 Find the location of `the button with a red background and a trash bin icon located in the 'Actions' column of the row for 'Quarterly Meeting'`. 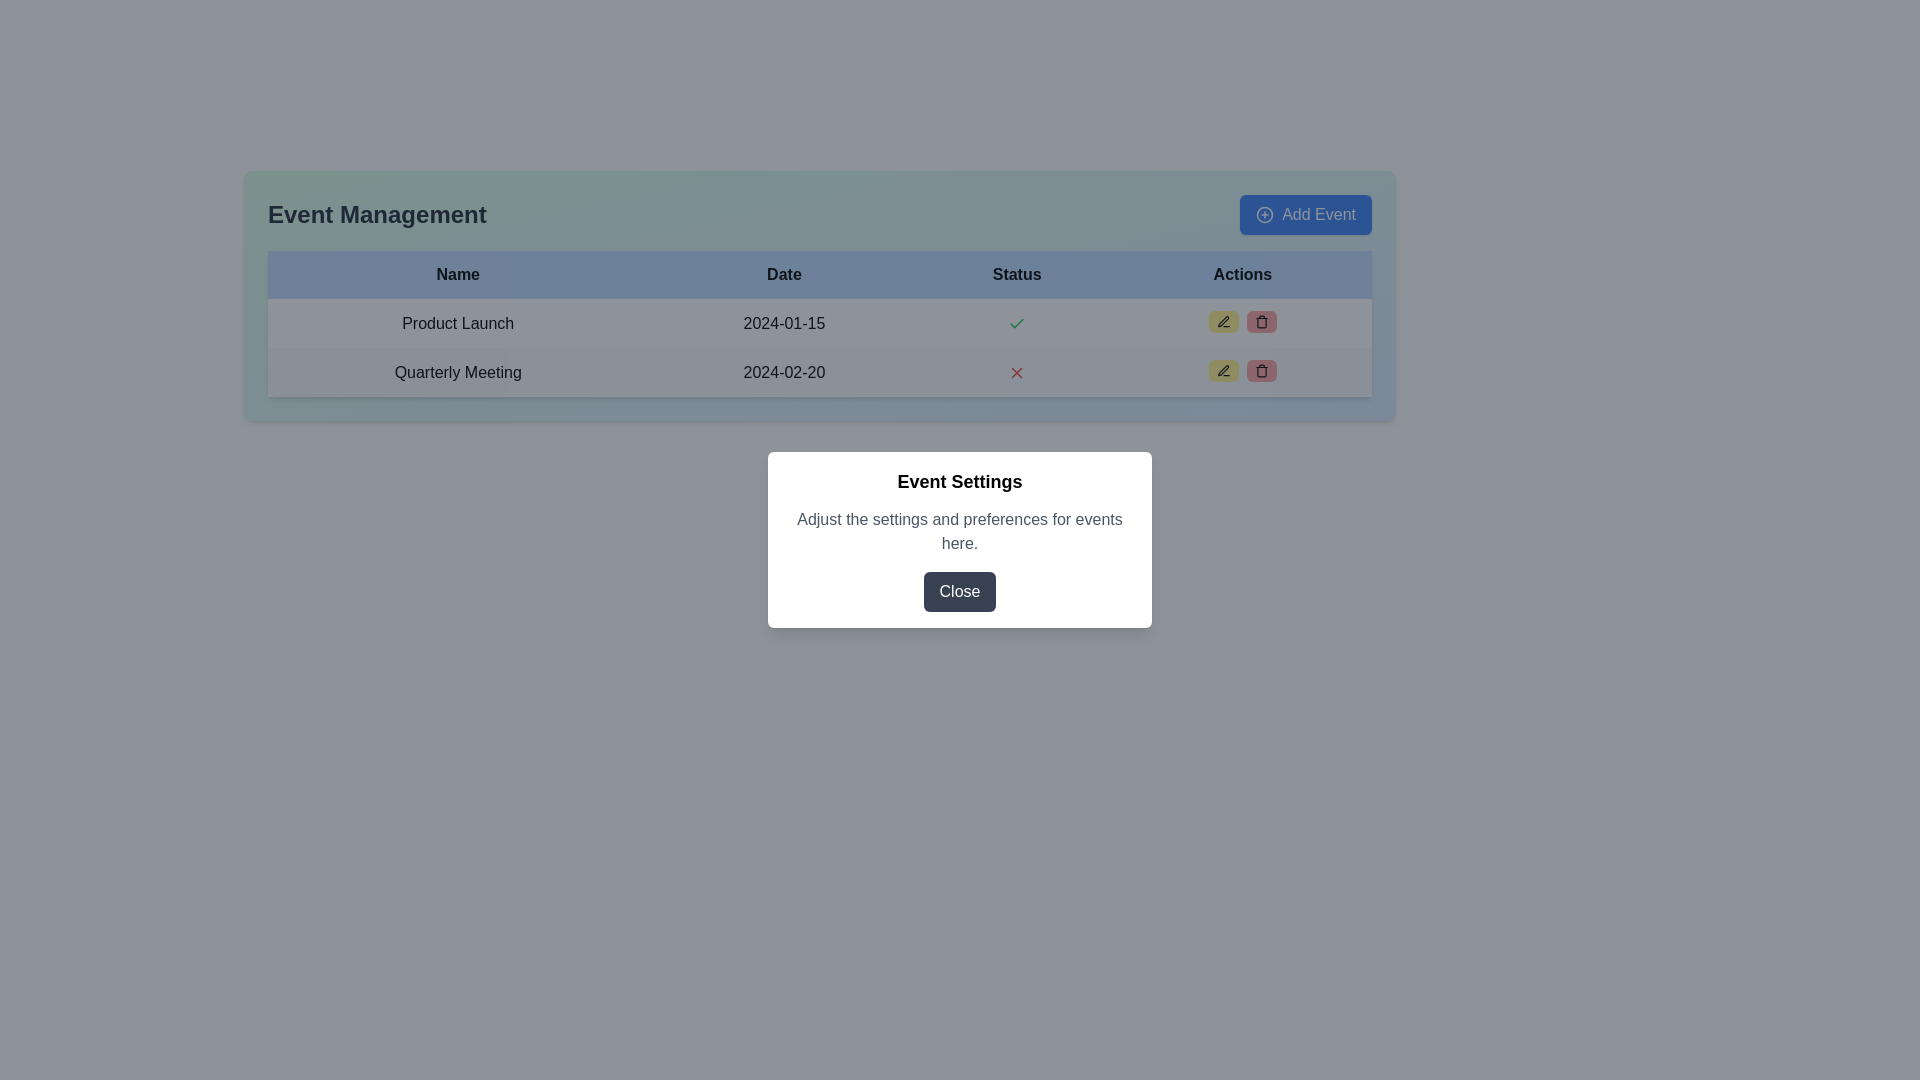

the button with a red background and a trash bin icon located in the 'Actions' column of the row for 'Quarterly Meeting' is located at coordinates (1261, 370).